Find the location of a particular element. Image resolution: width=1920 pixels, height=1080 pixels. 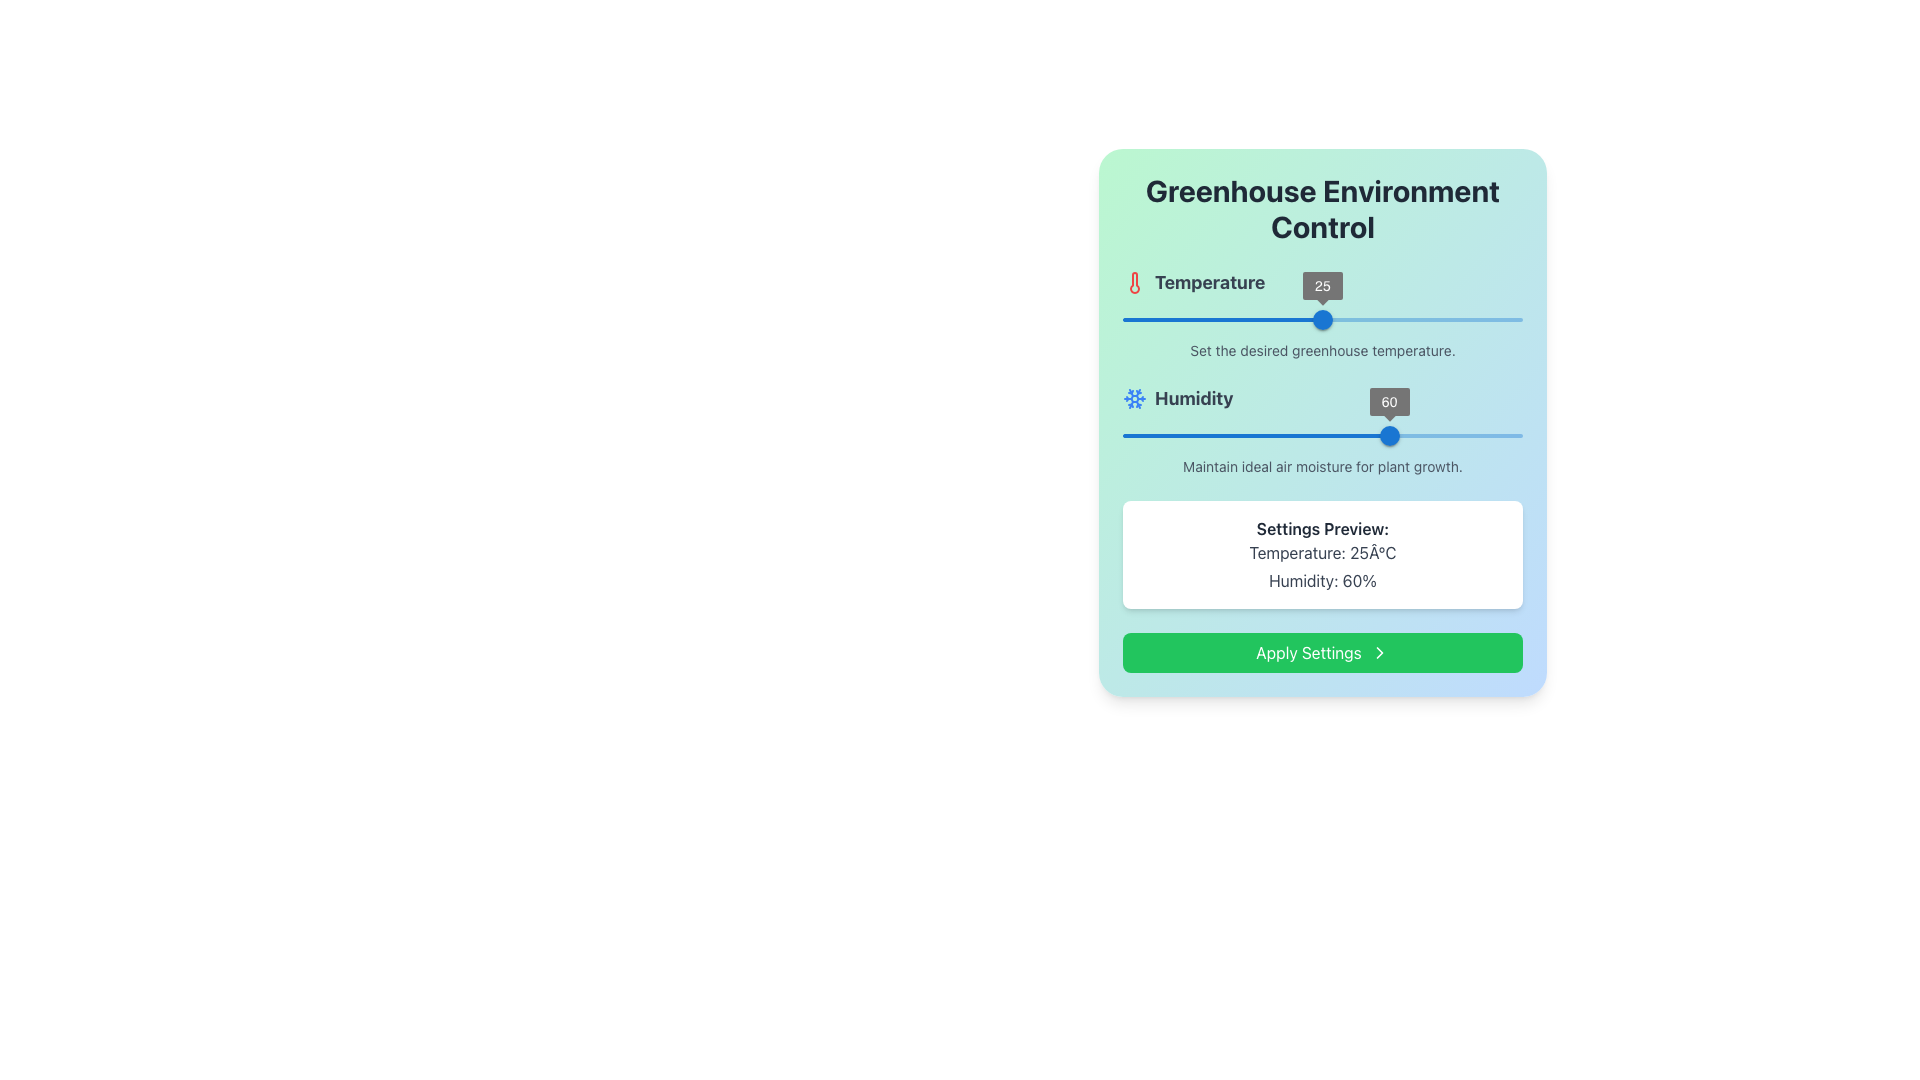

informational text label that guides the user in configuring the temperature settings for the greenhouse, located directly below the temperature slider displaying a value of 25 is located at coordinates (1323, 350).